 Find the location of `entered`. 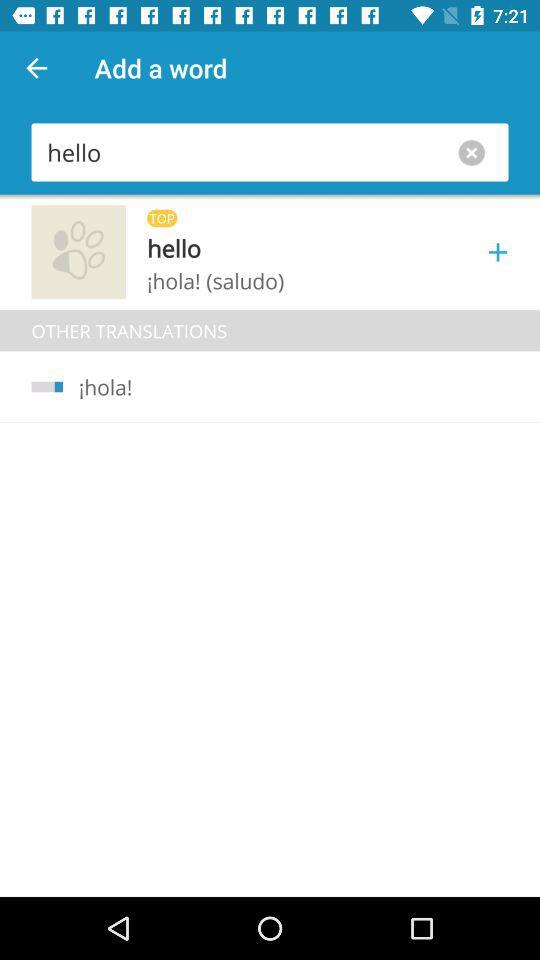

entered is located at coordinates (475, 151).